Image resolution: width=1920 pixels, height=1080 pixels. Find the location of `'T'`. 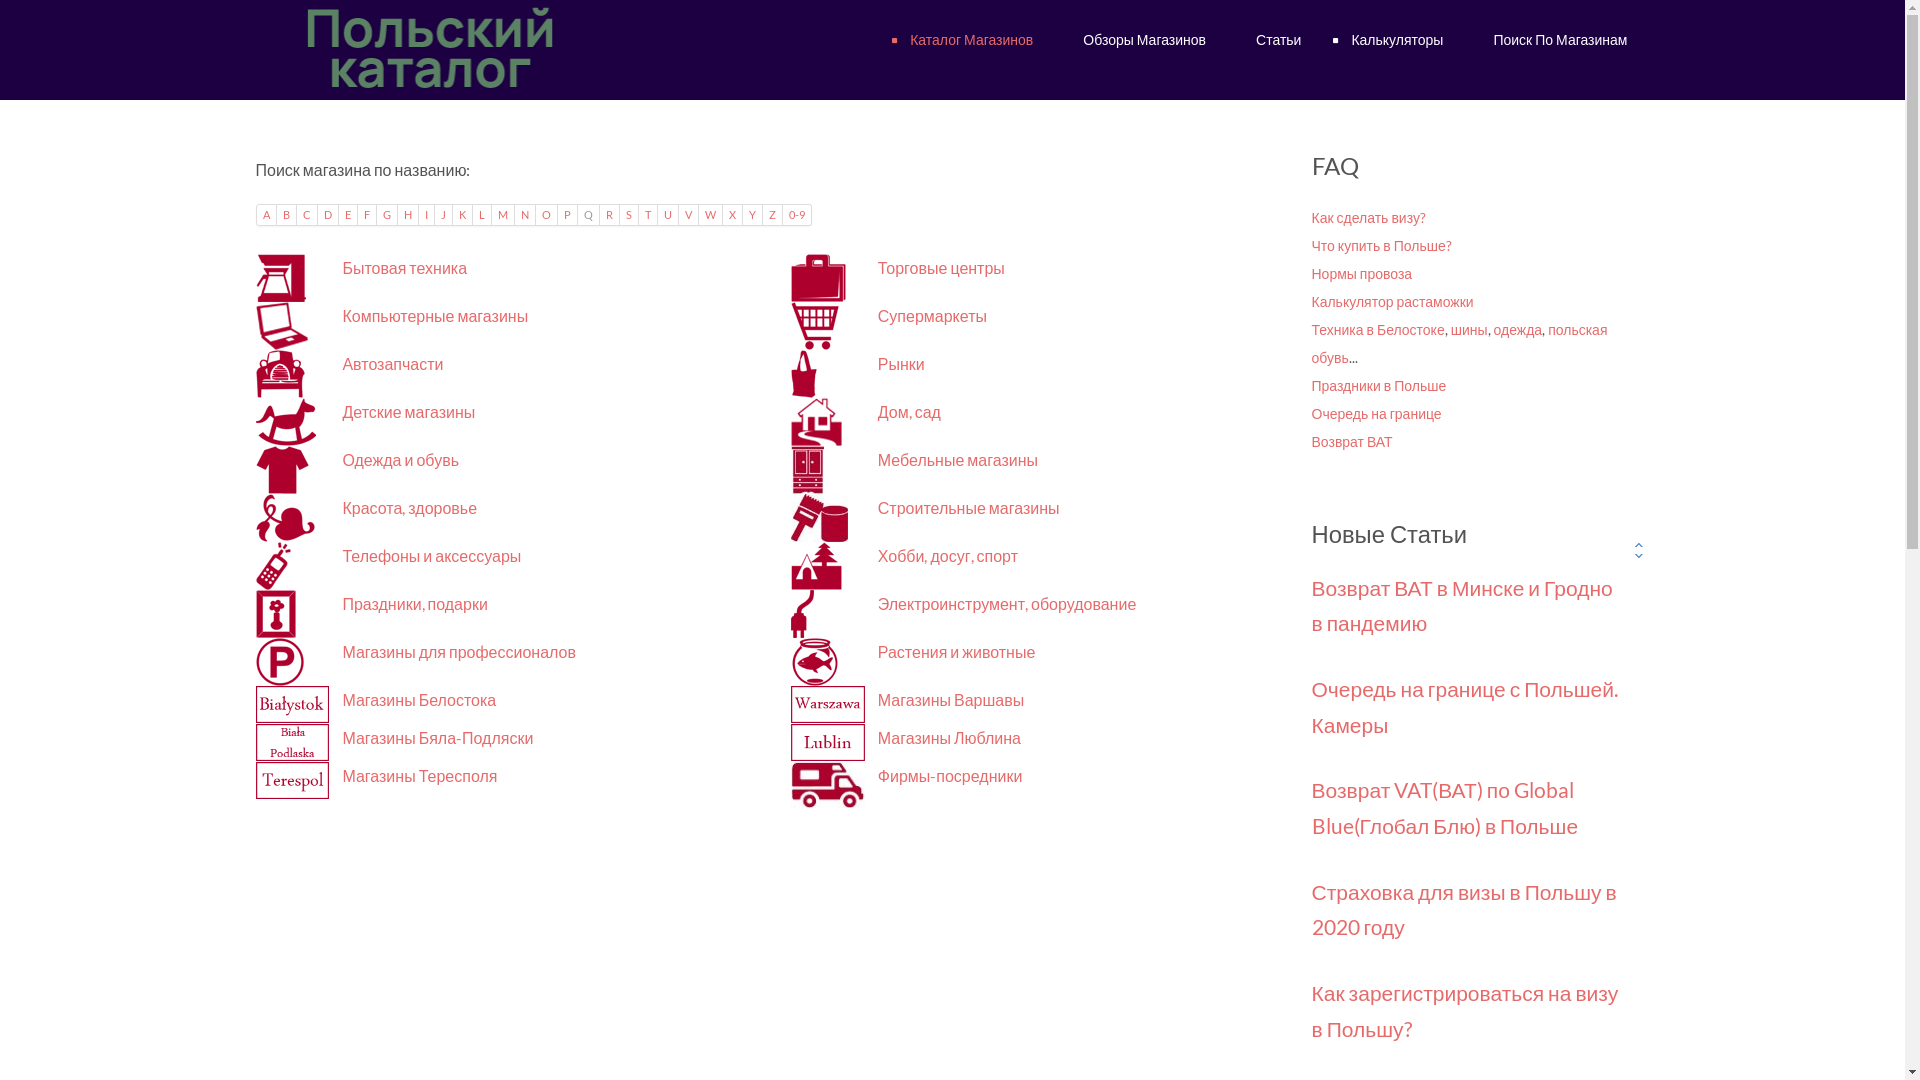

'T' is located at coordinates (647, 215).